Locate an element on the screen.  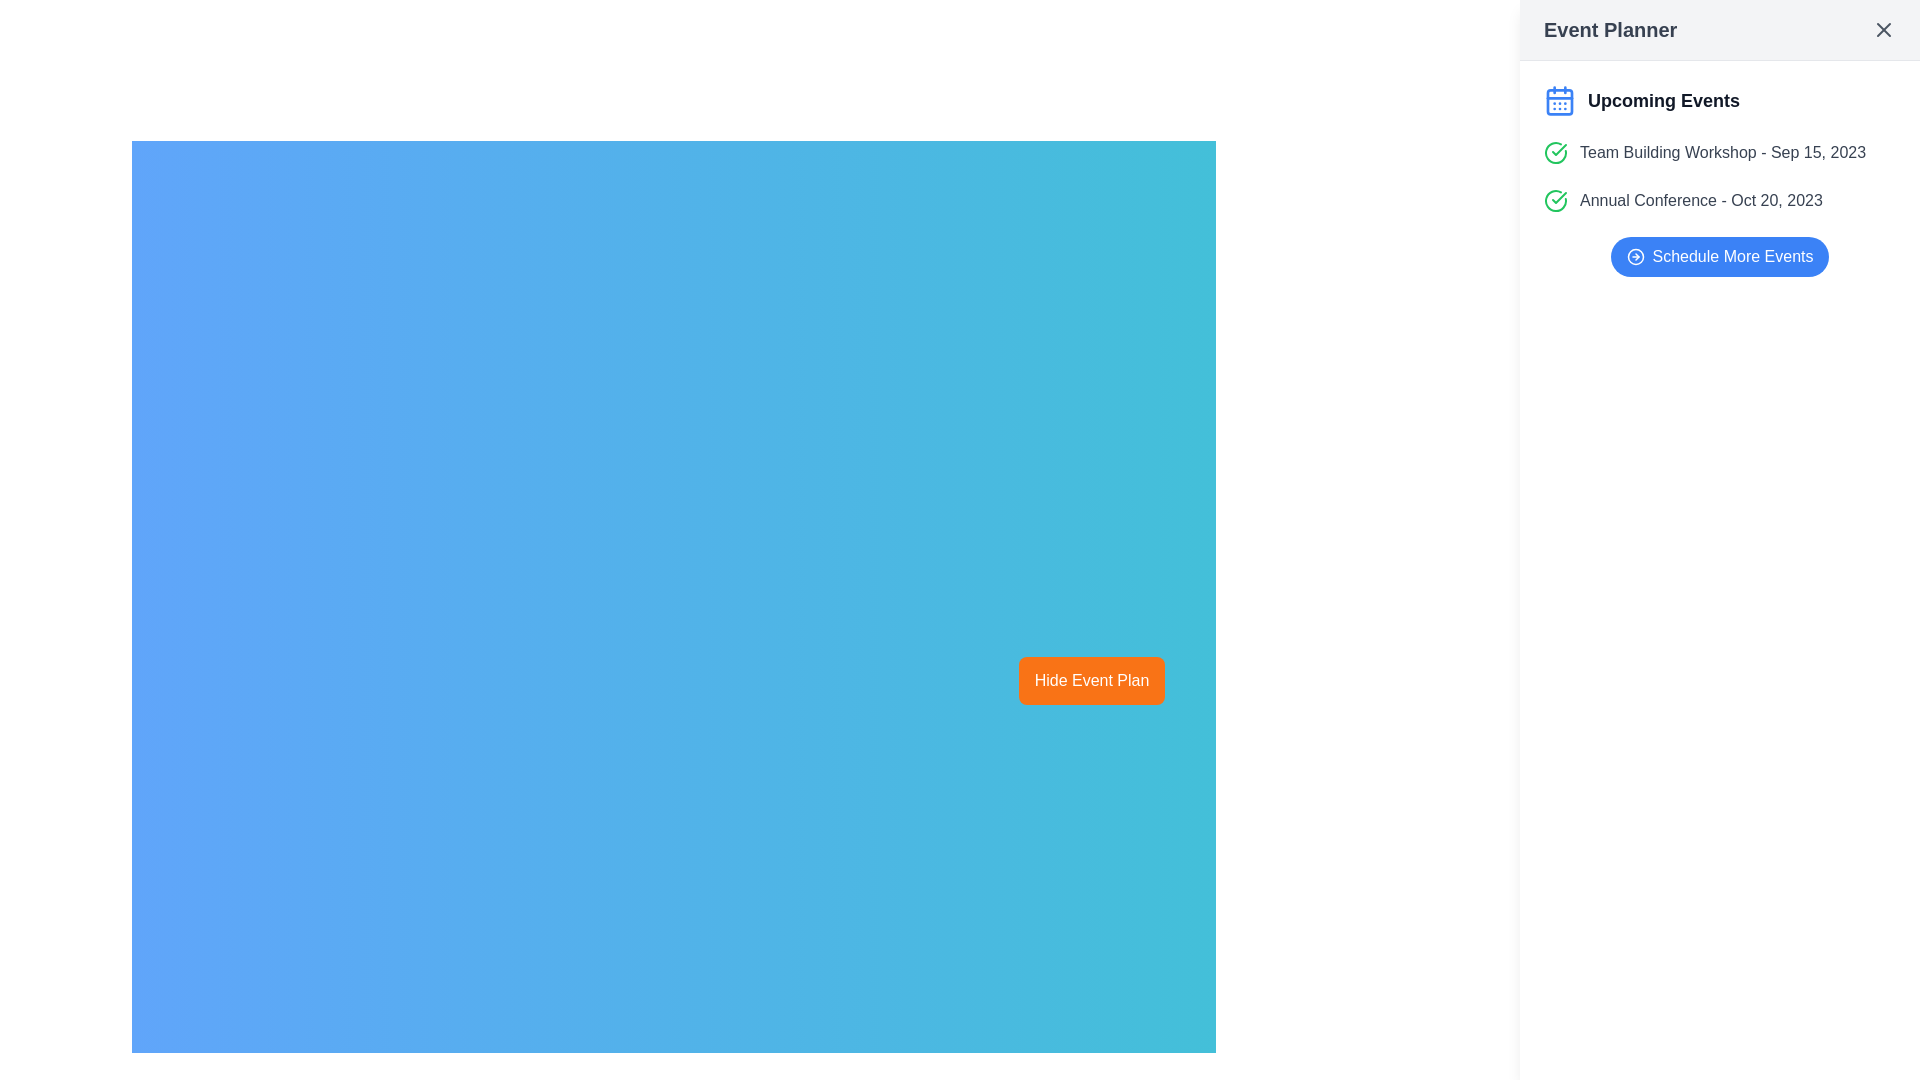
text label displaying 'Annual Conference - Oct 20, 2023' located in the 'Upcoming Events' section of the sidebar, positioned below the 'Team Building Workshop - Sep 15, 2023' is located at coordinates (1700, 200).